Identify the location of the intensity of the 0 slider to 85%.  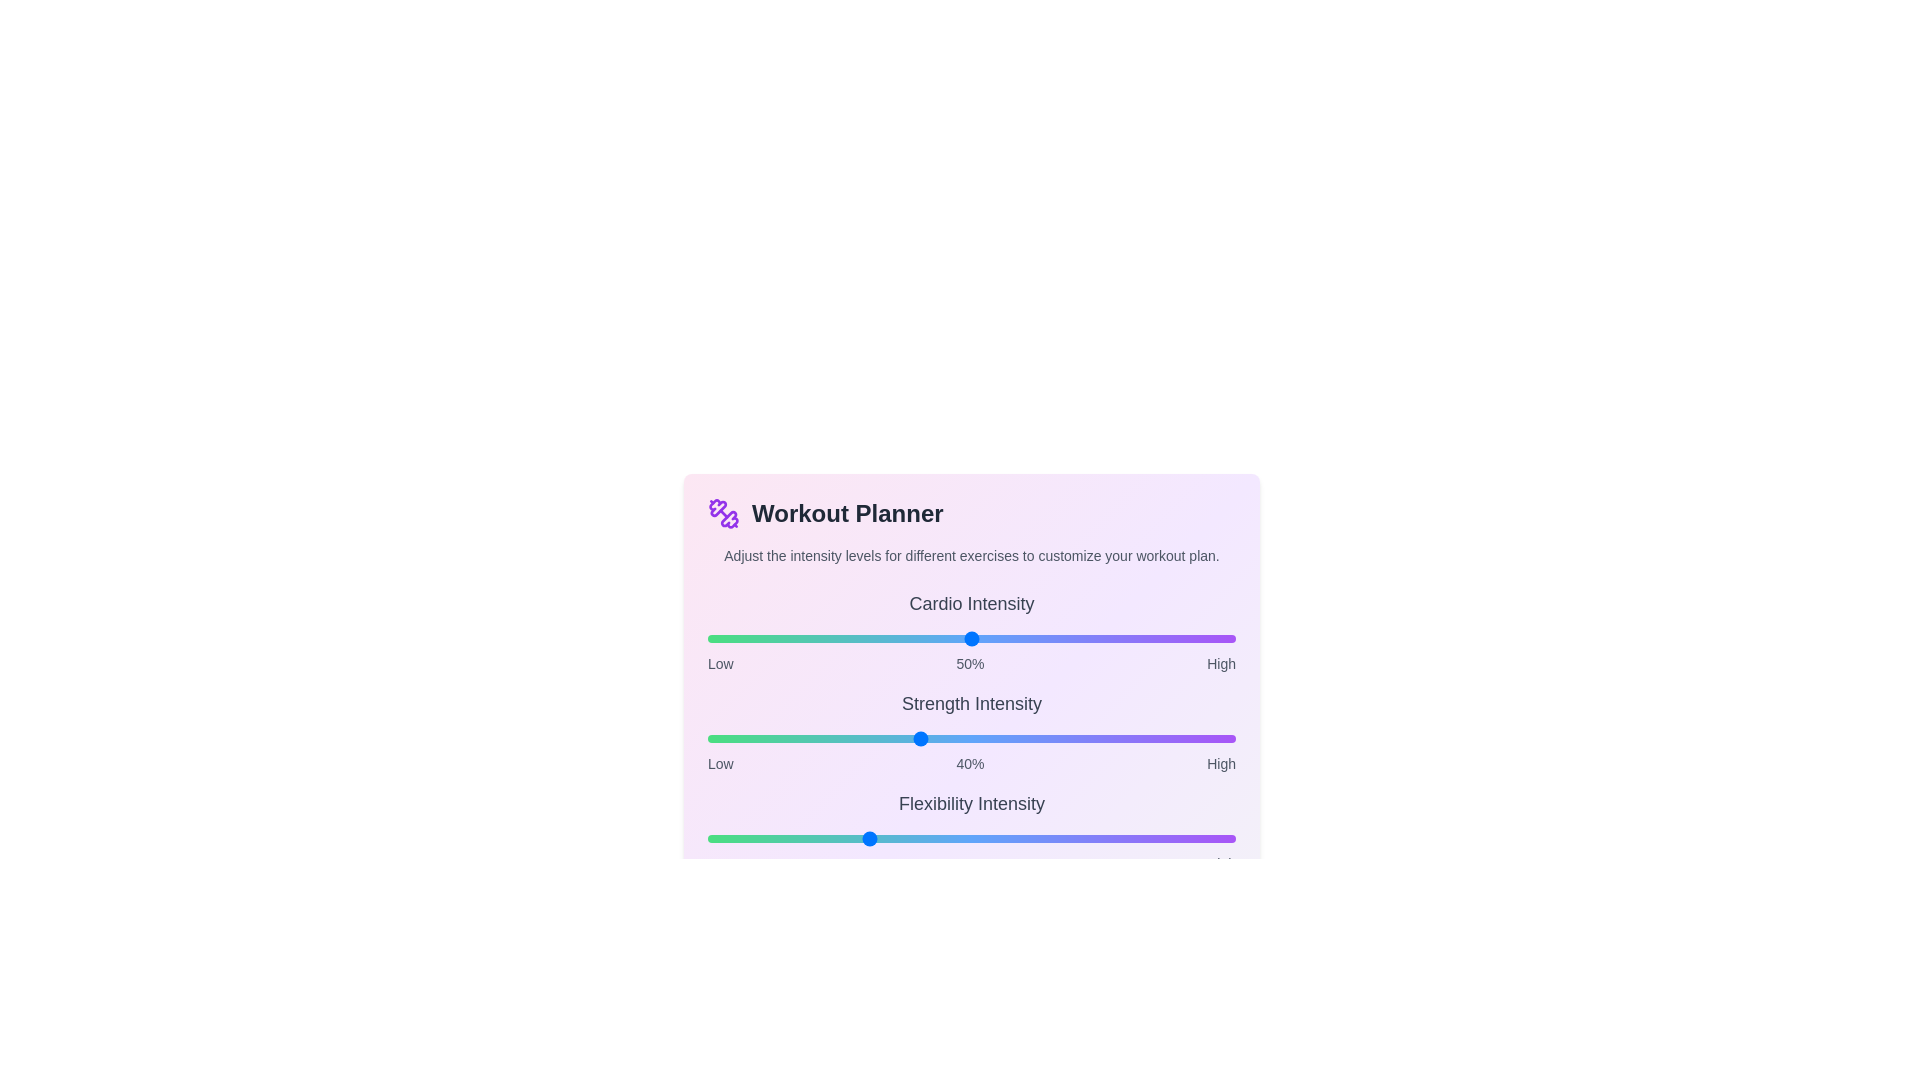
(1156, 639).